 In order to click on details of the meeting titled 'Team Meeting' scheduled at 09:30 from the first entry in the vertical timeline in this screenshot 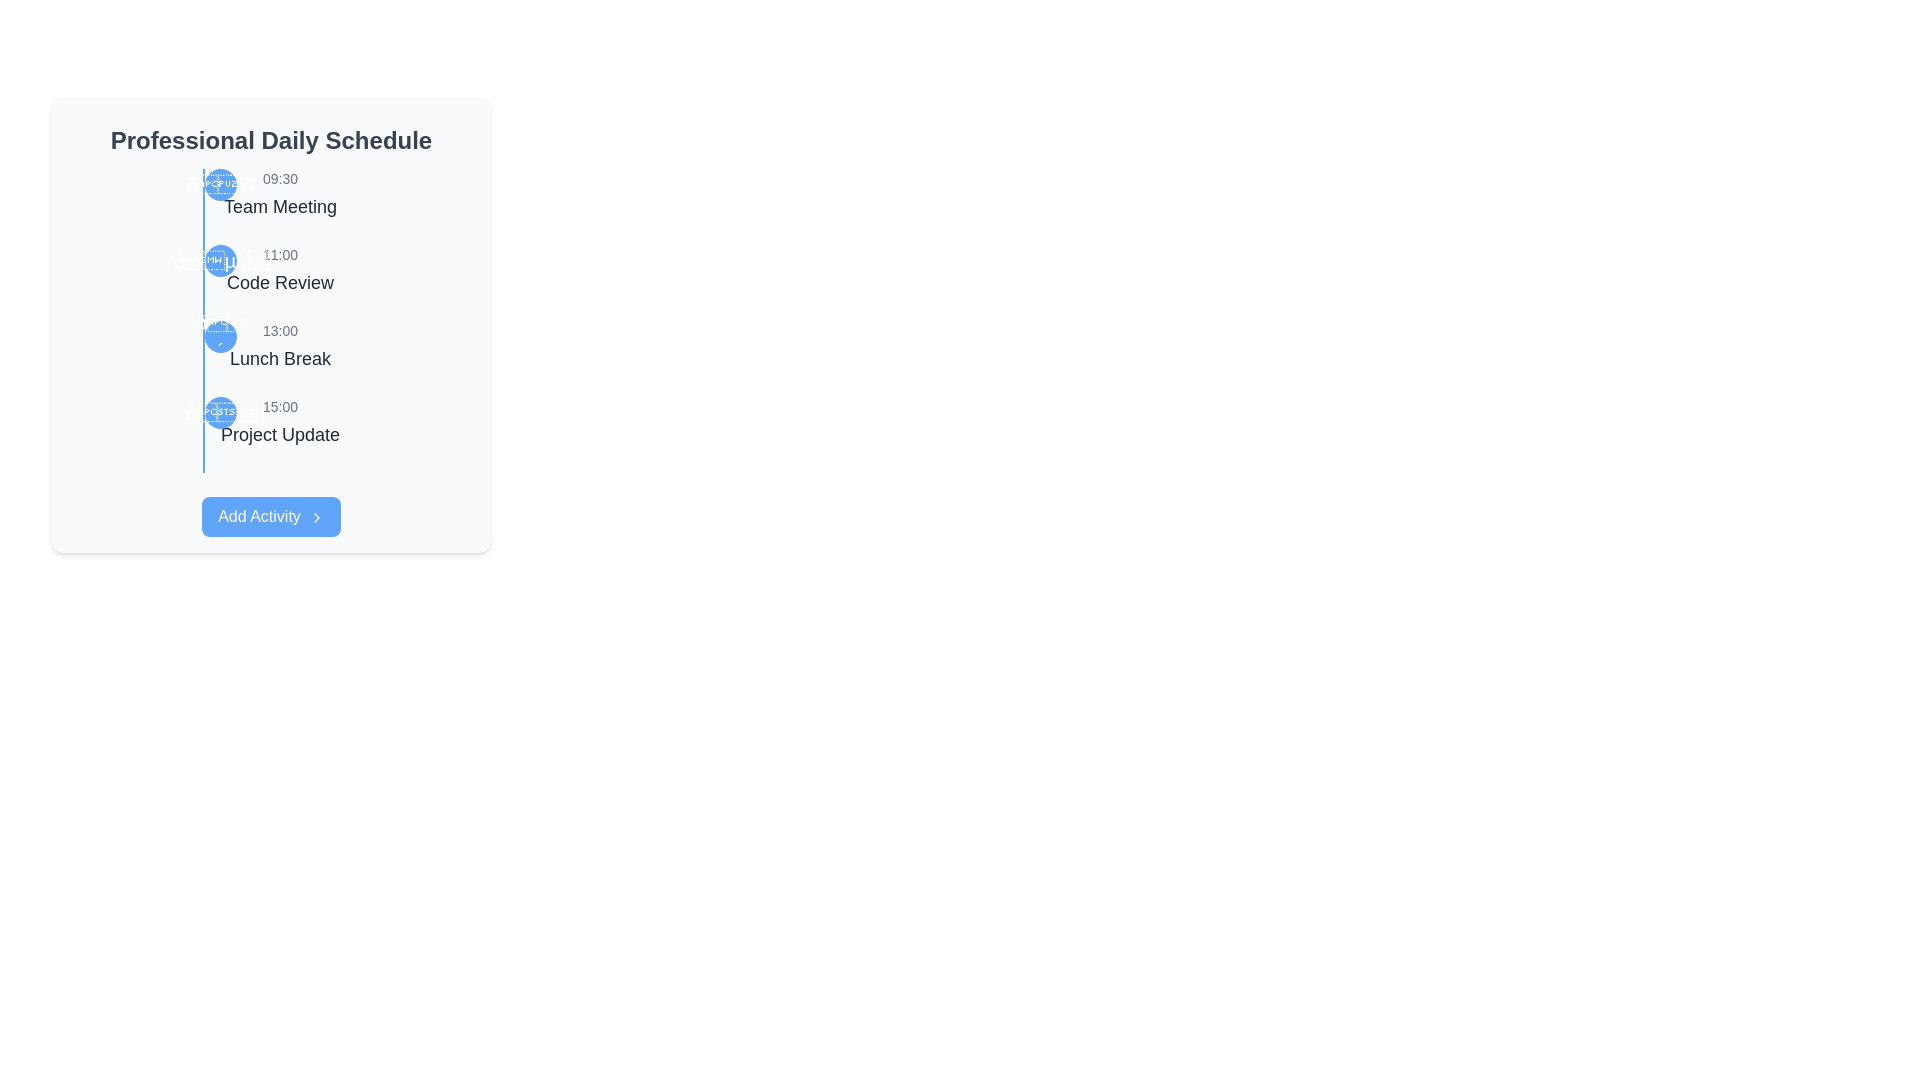, I will do `click(279, 195)`.